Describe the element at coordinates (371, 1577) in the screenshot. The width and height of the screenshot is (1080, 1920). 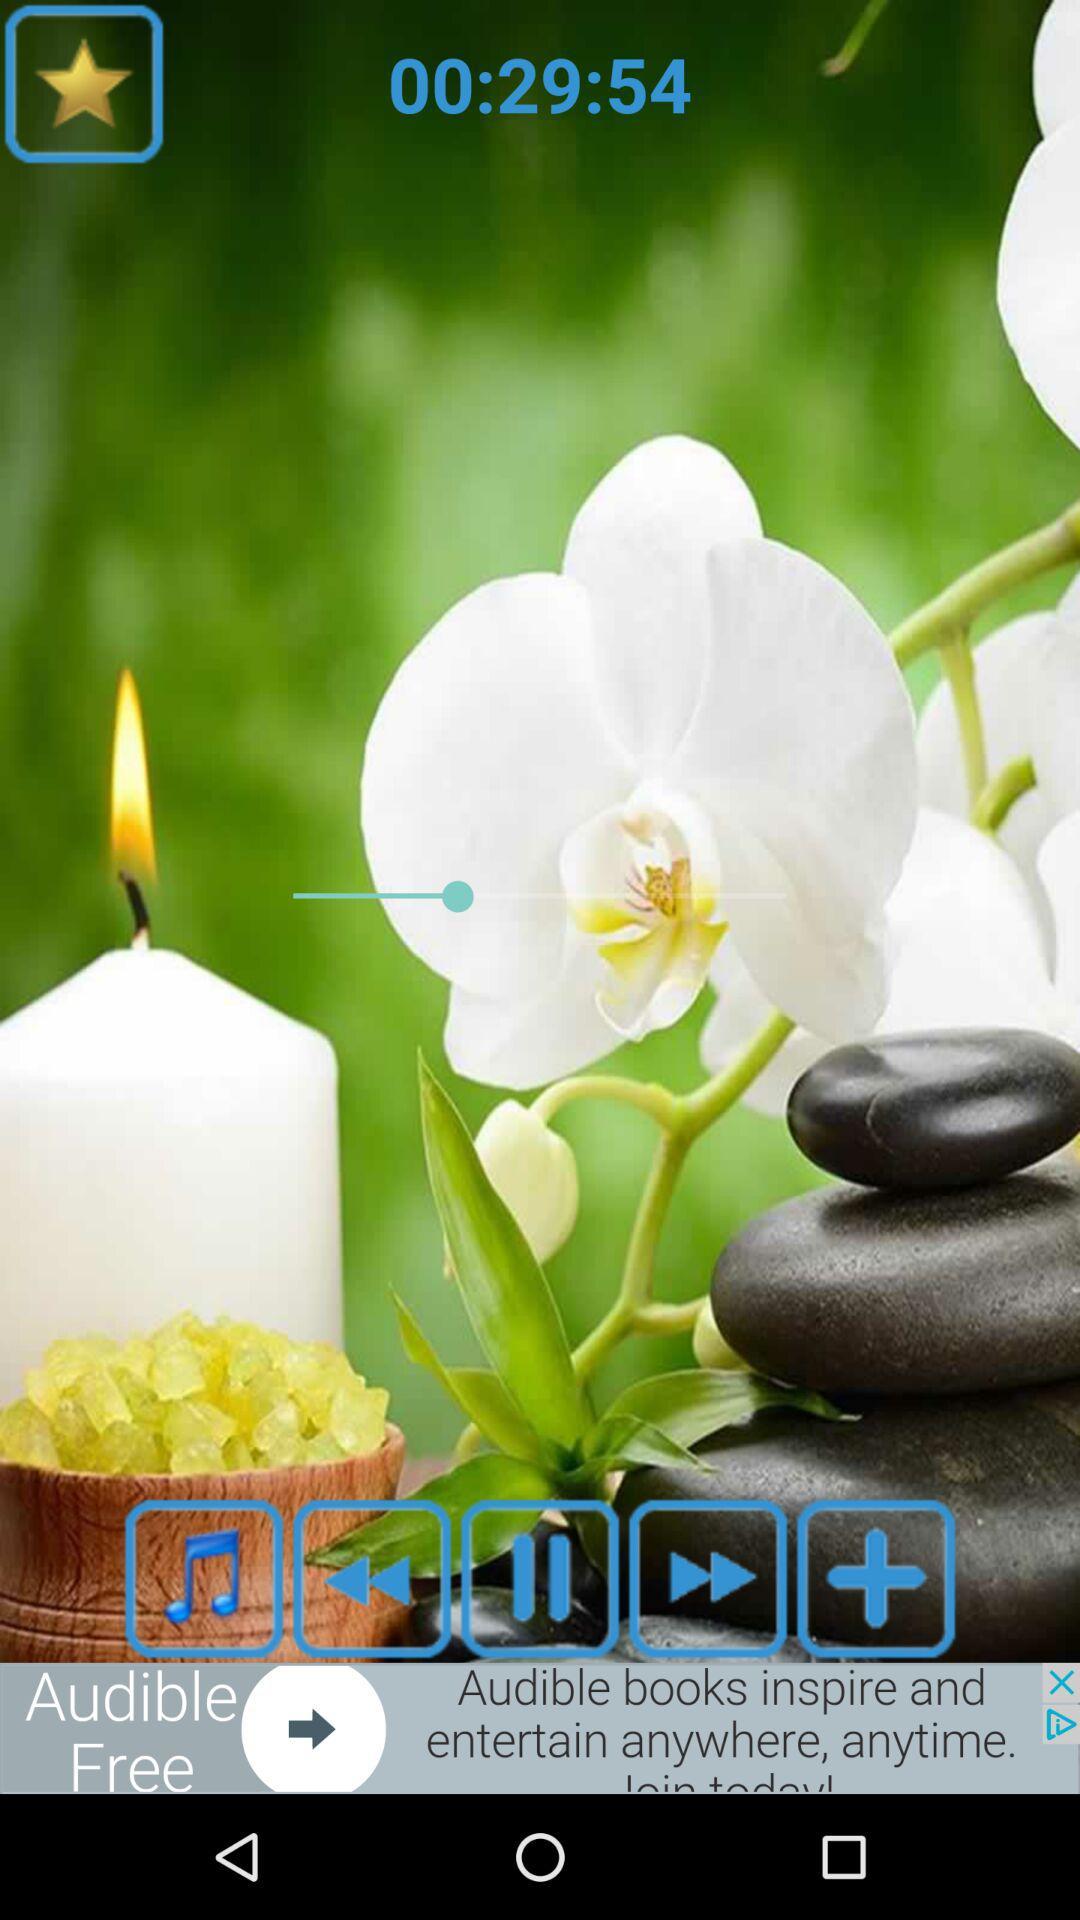
I see `rewind` at that location.